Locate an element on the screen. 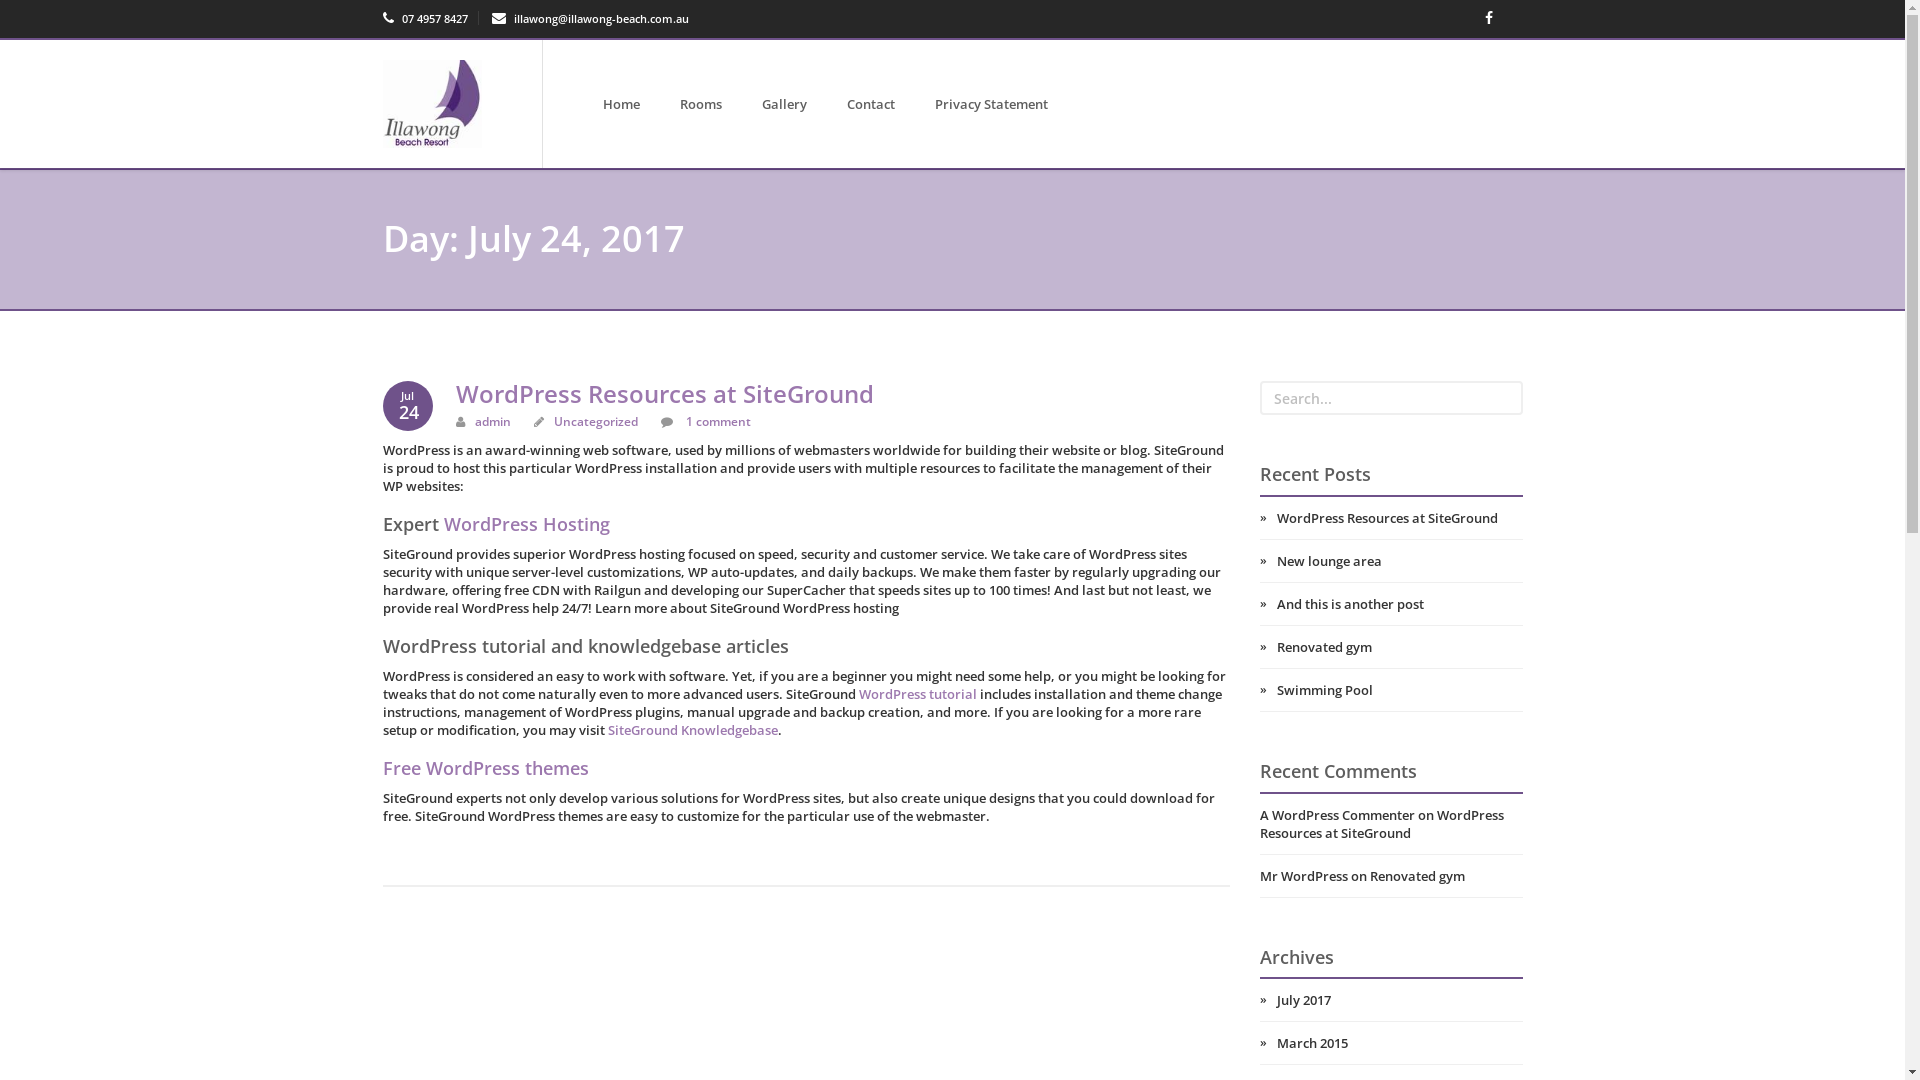  'New lounge area' is located at coordinates (1390, 560).